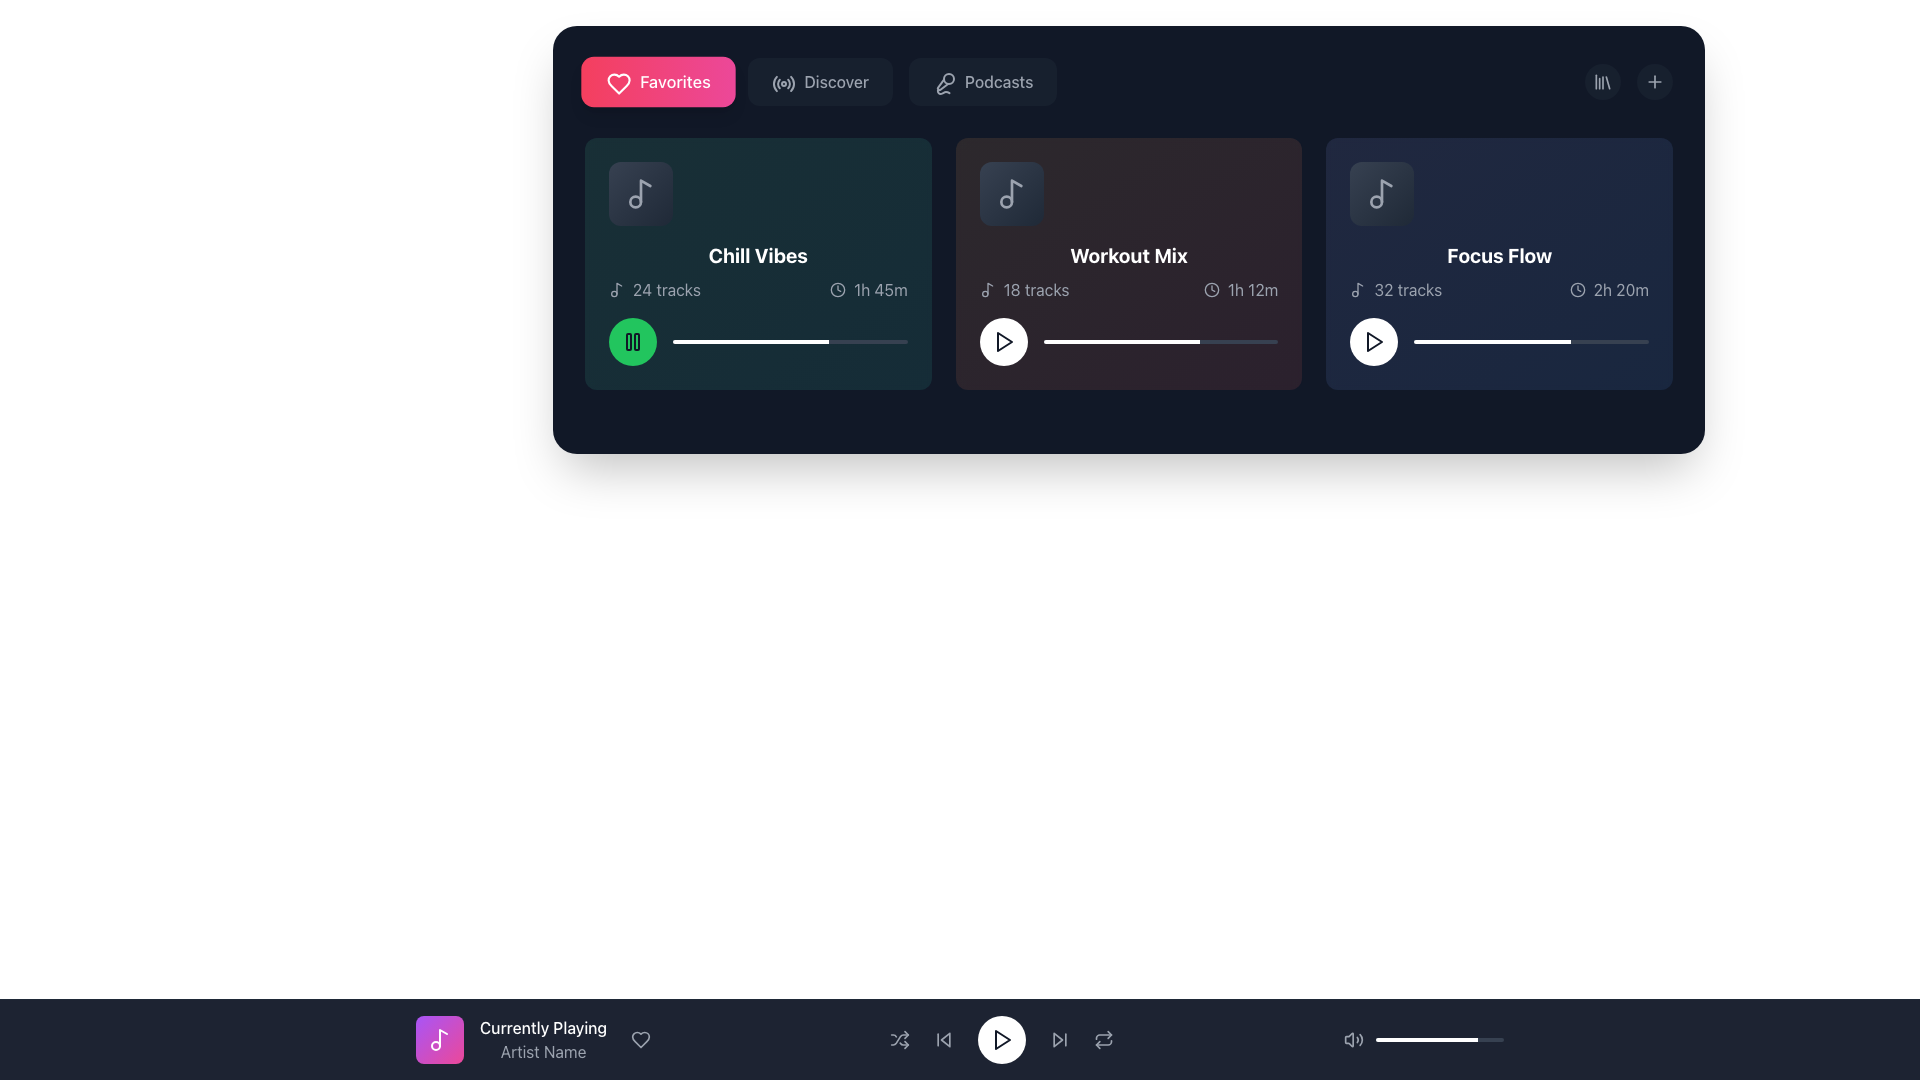 This screenshot has width=1920, height=1080. Describe the element at coordinates (944, 83) in the screenshot. I see `the vocal microphone icon button located in the top navigation bar` at that location.